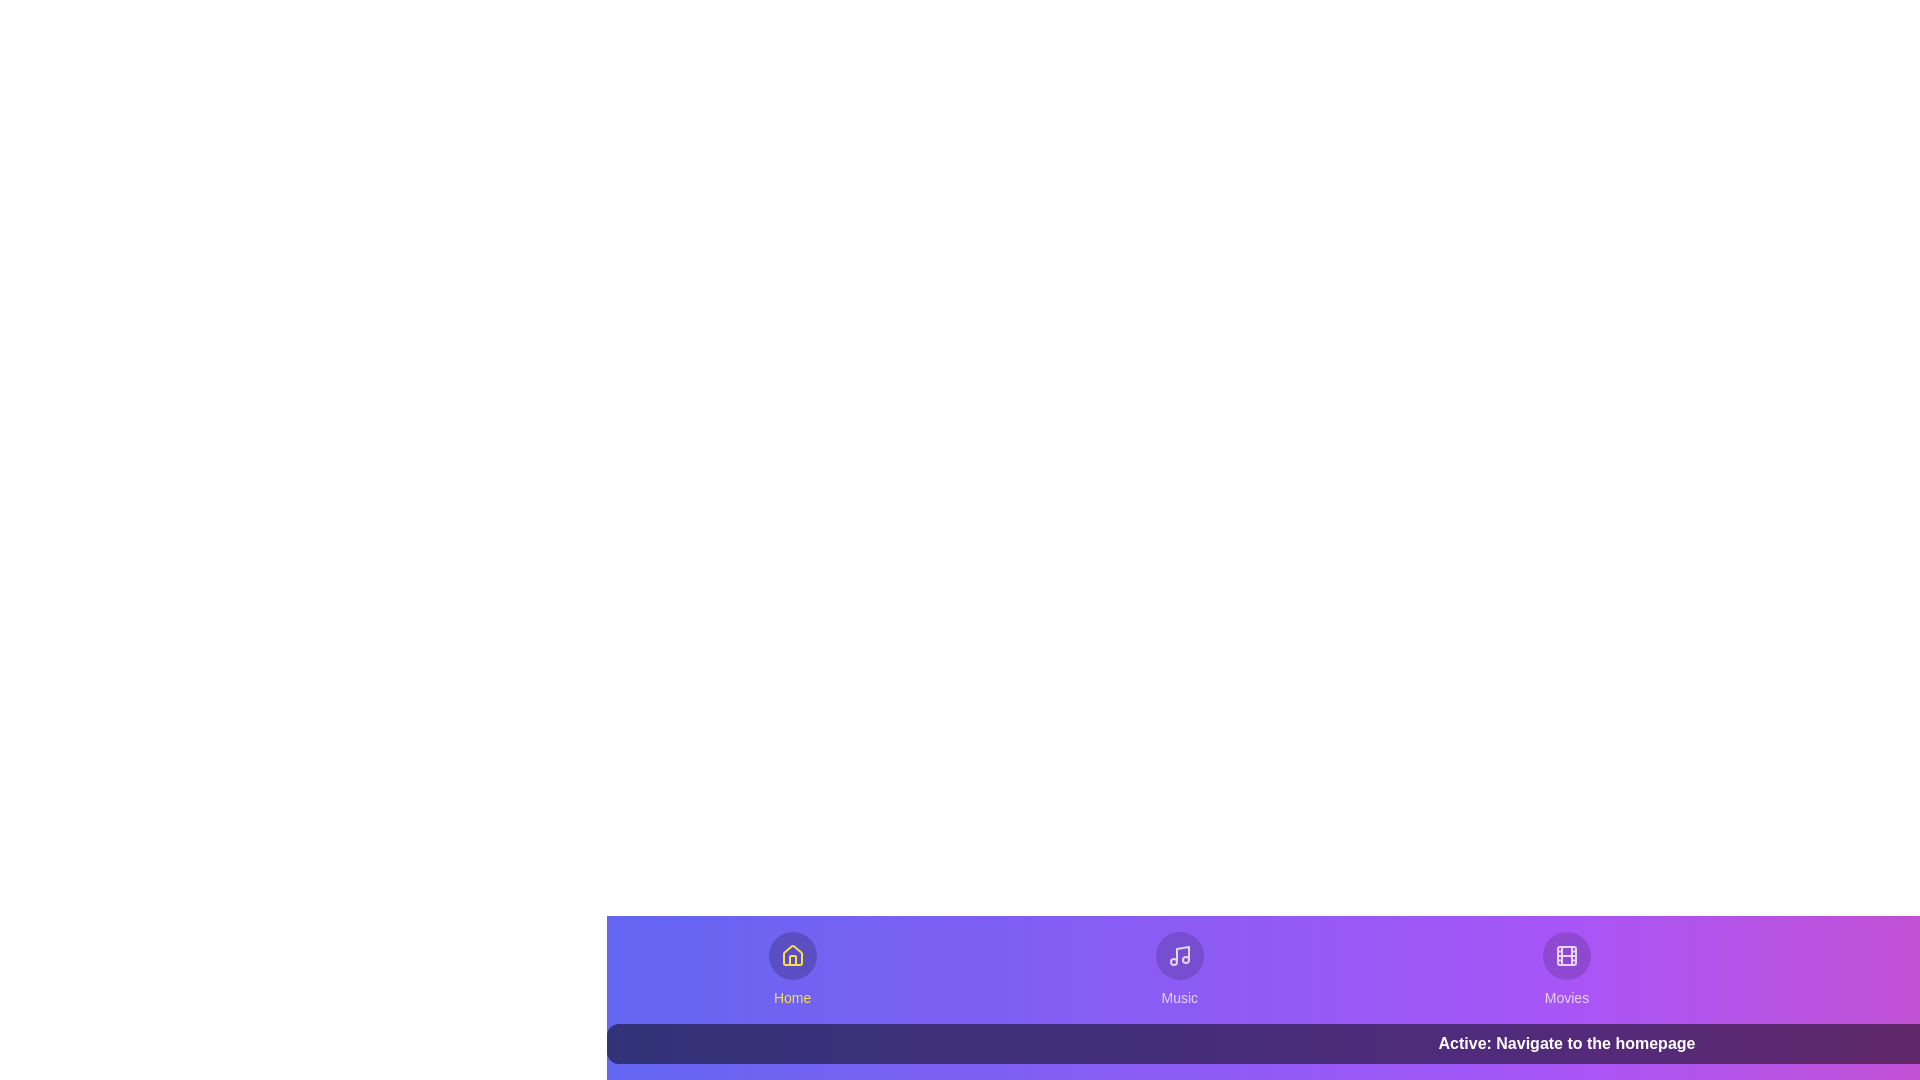 The height and width of the screenshot is (1080, 1920). Describe the element at coordinates (1179, 968) in the screenshot. I see `the Music tab from the bottom navigation bar` at that location.